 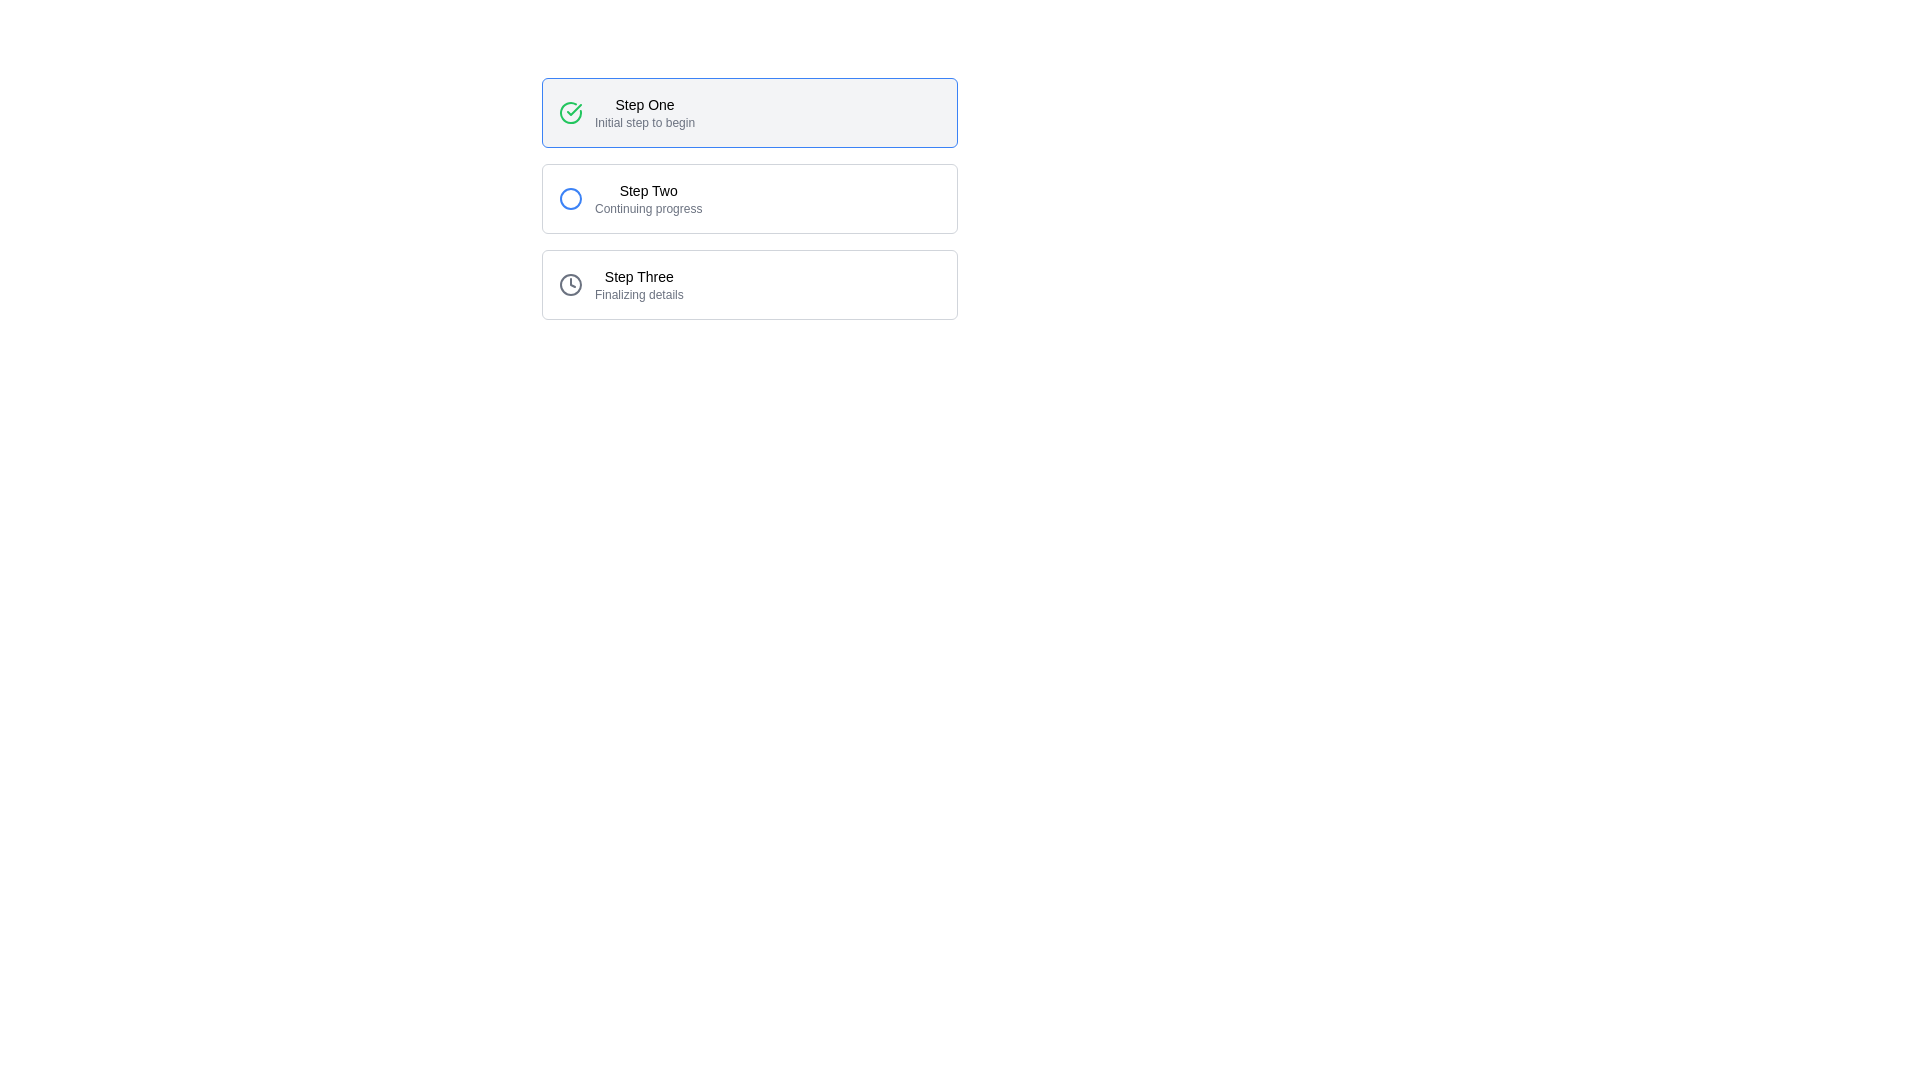 I want to click on the circular element with a blue outline that serves as a visual indicator for 'Step Two', so click(x=570, y=199).